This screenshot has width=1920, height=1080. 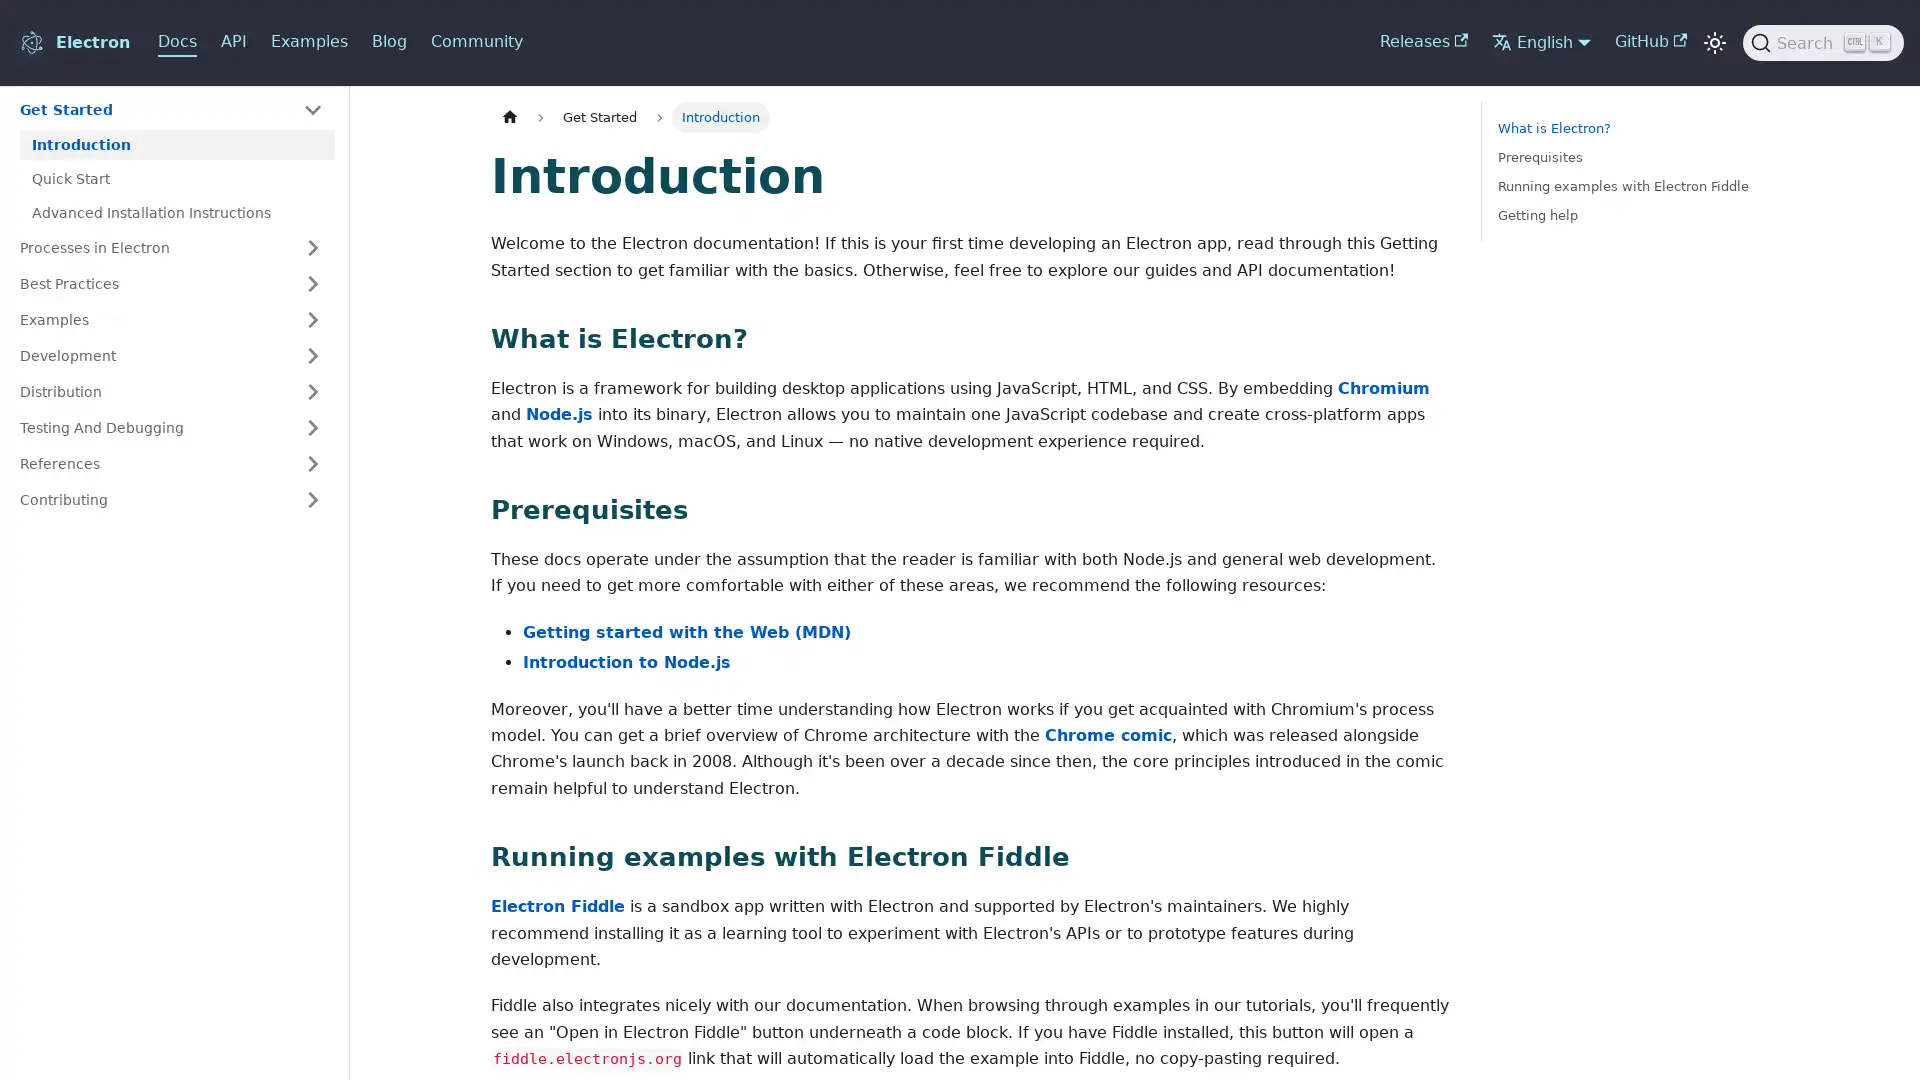 I want to click on Search, so click(x=1823, y=42).